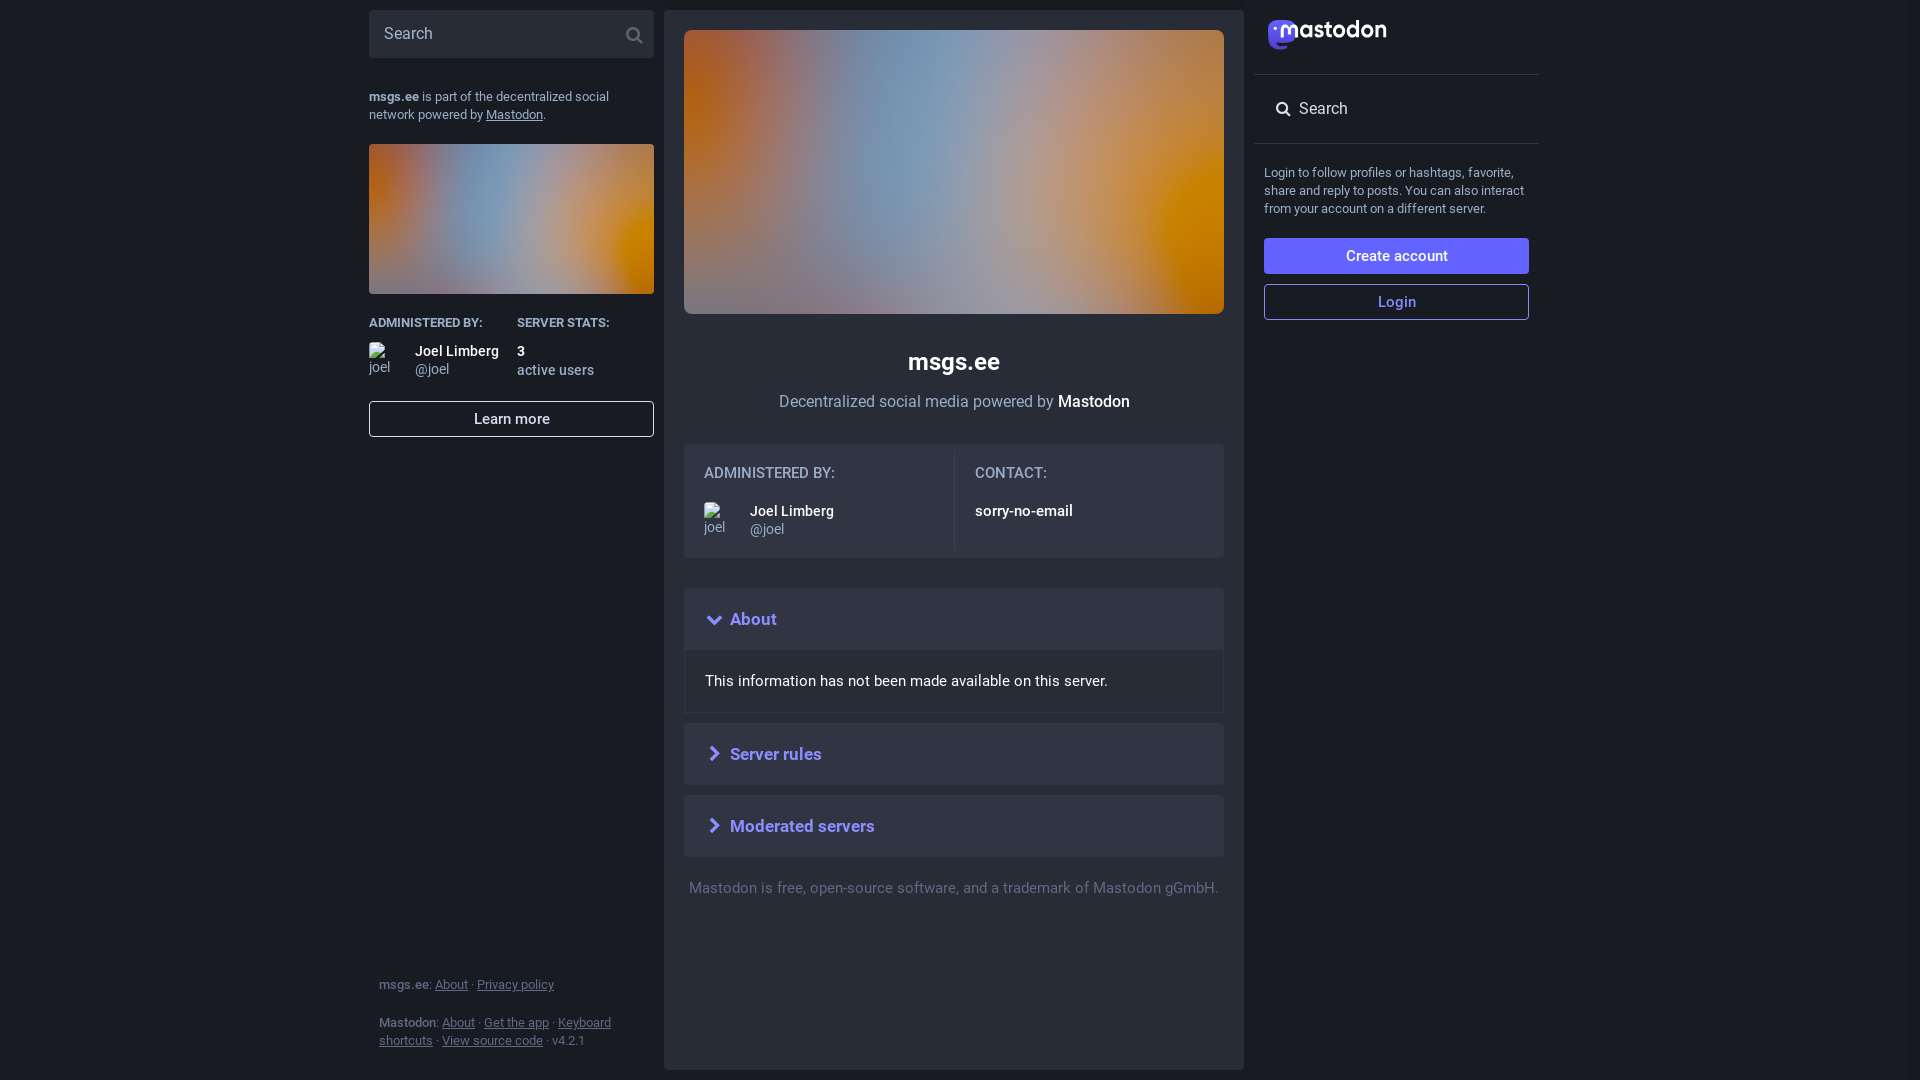  Describe the element at coordinates (819, 519) in the screenshot. I see `'Joel Limberg` at that location.